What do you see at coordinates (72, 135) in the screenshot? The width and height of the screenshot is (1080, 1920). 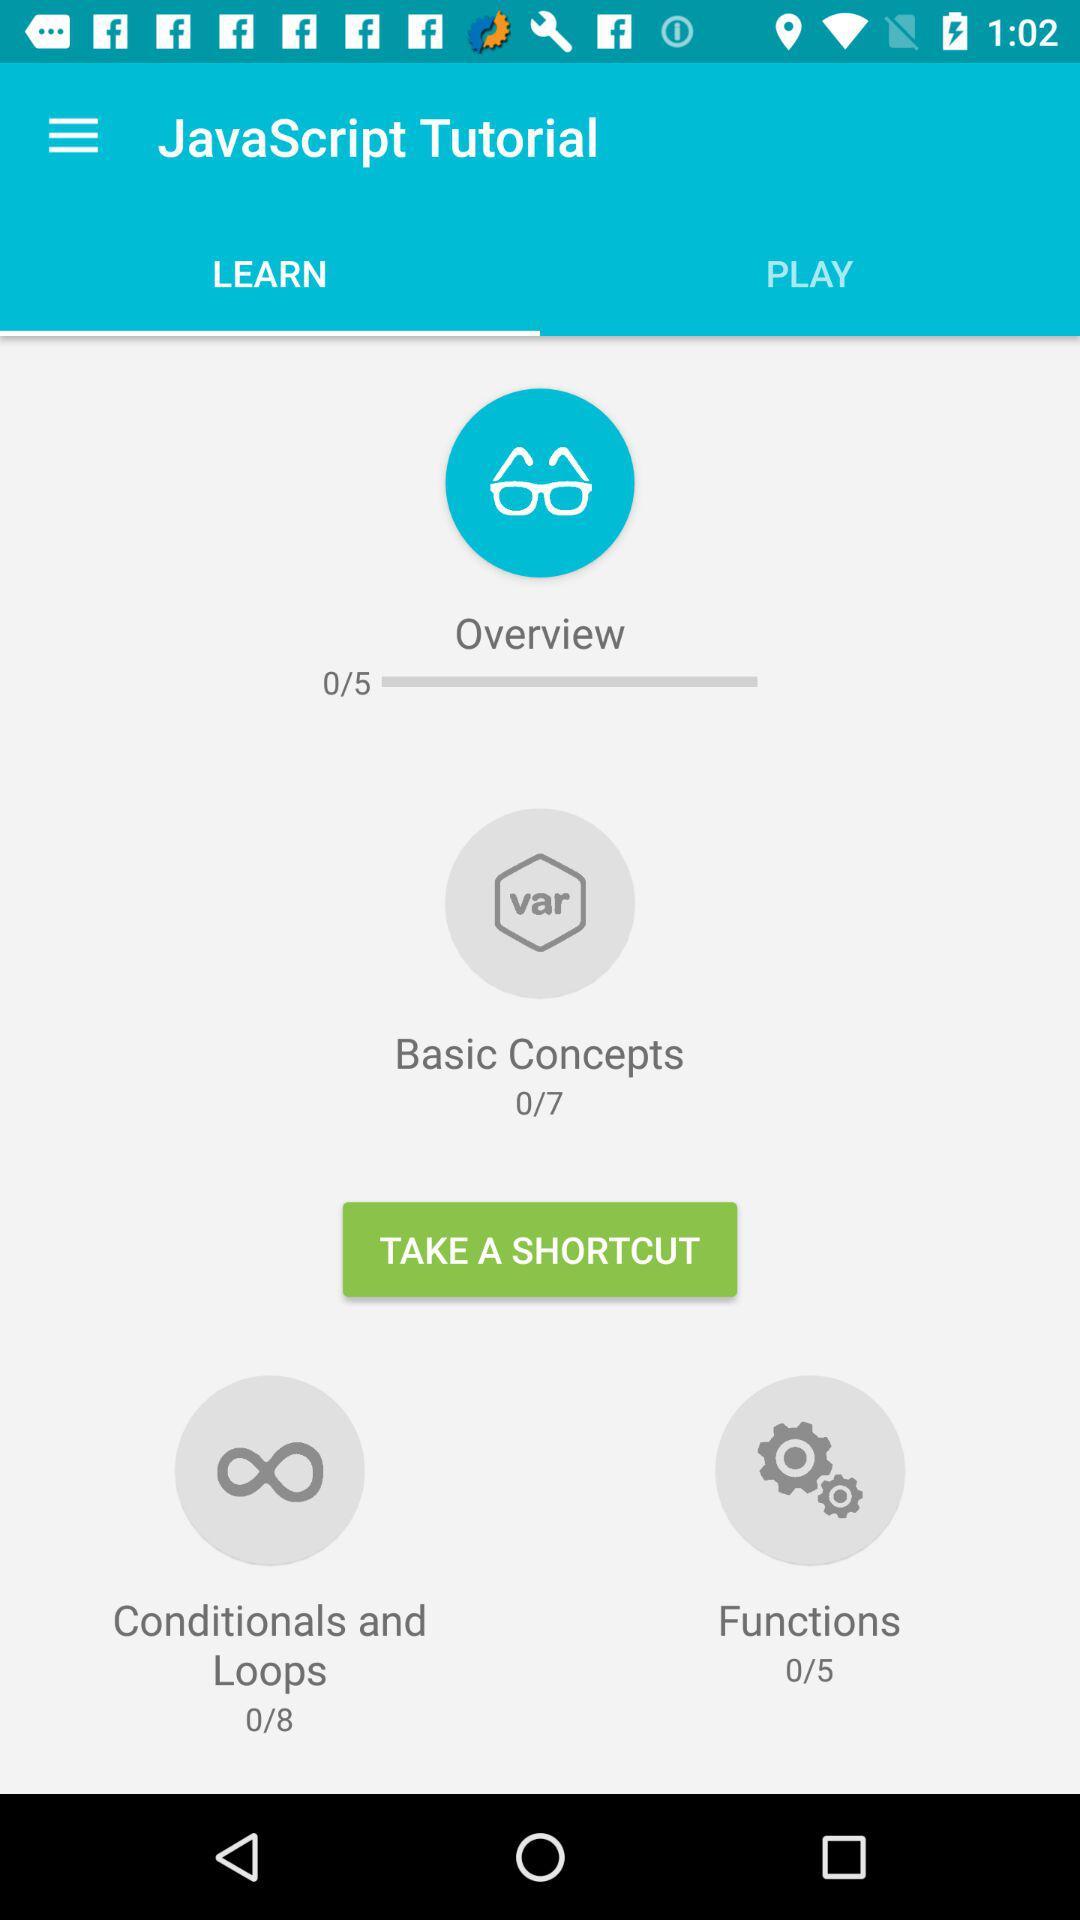 I see `the icon next to the javascript tutorial` at bounding box center [72, 135].